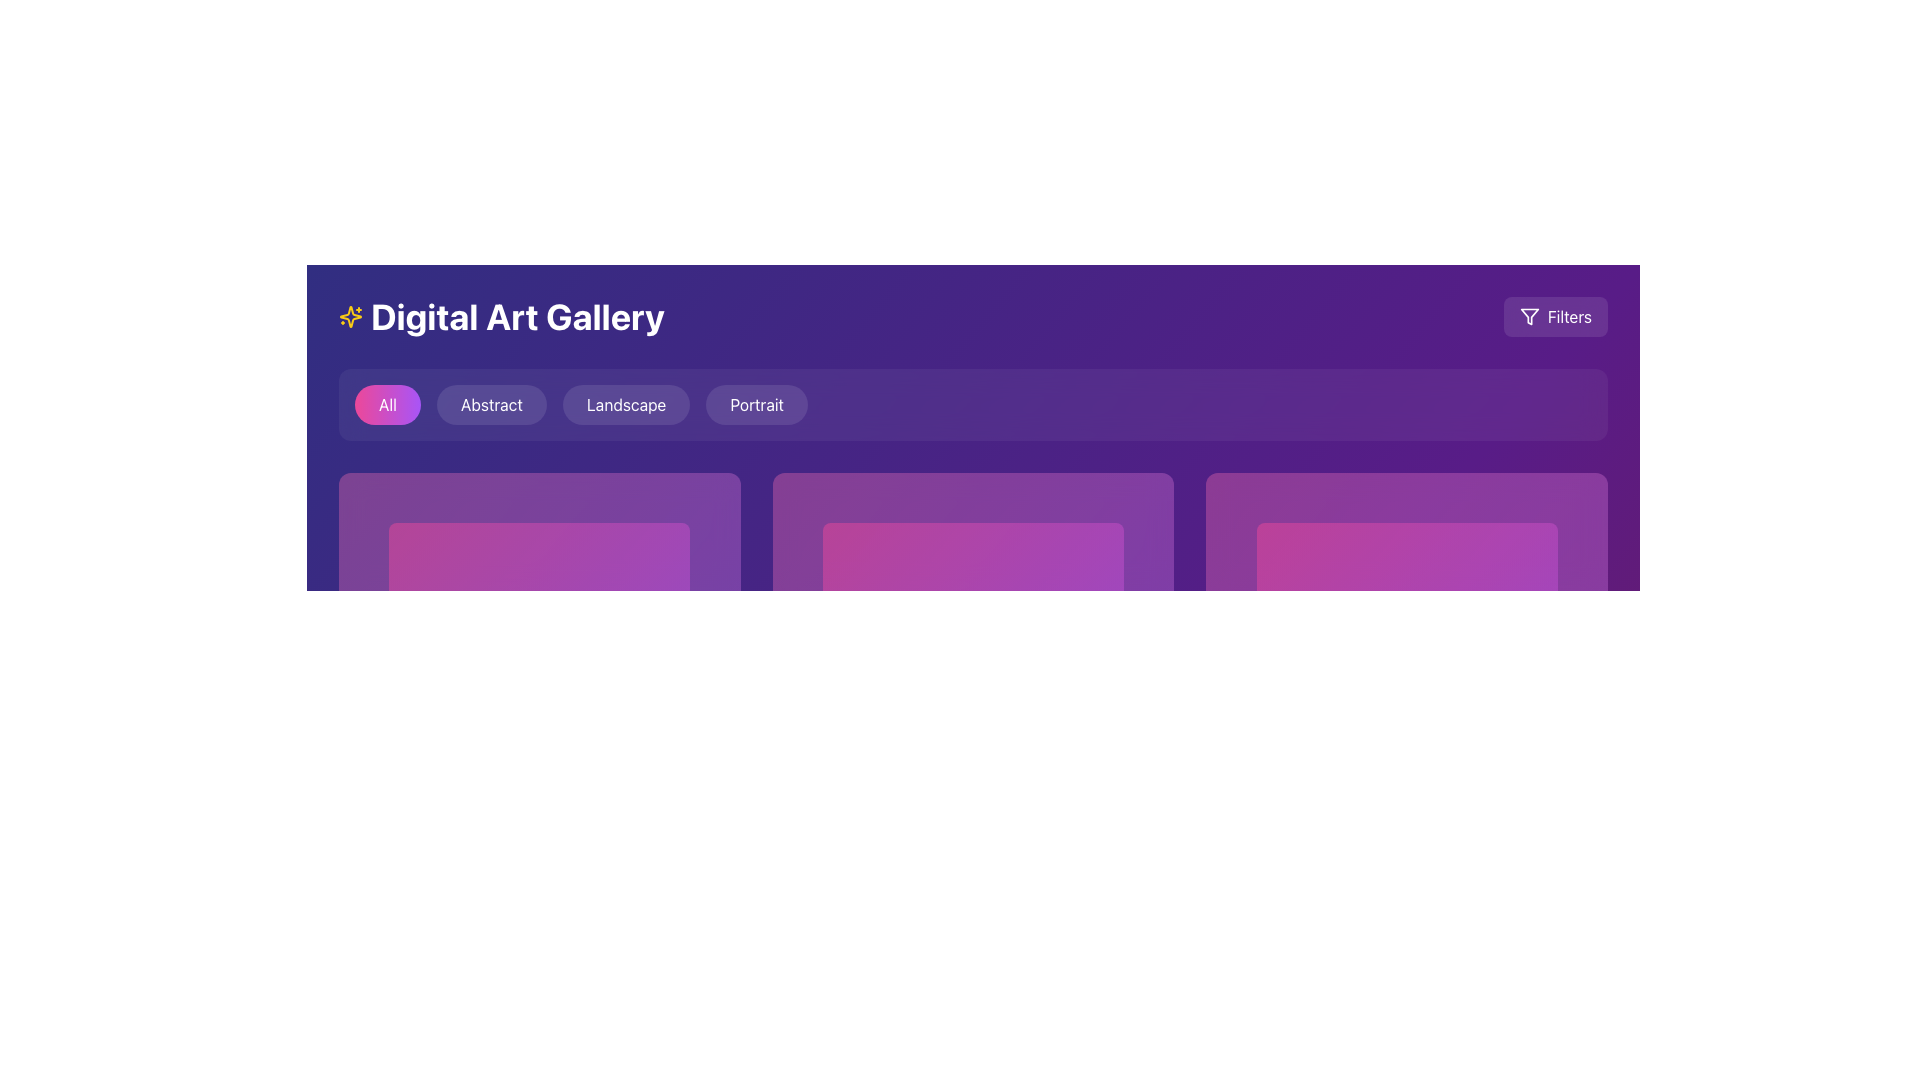  I want to click on the filtering SVG icon located at the top right corner of the application interface, which is part of the 'Filters' button in the primary header menu, so click(1528, 315).